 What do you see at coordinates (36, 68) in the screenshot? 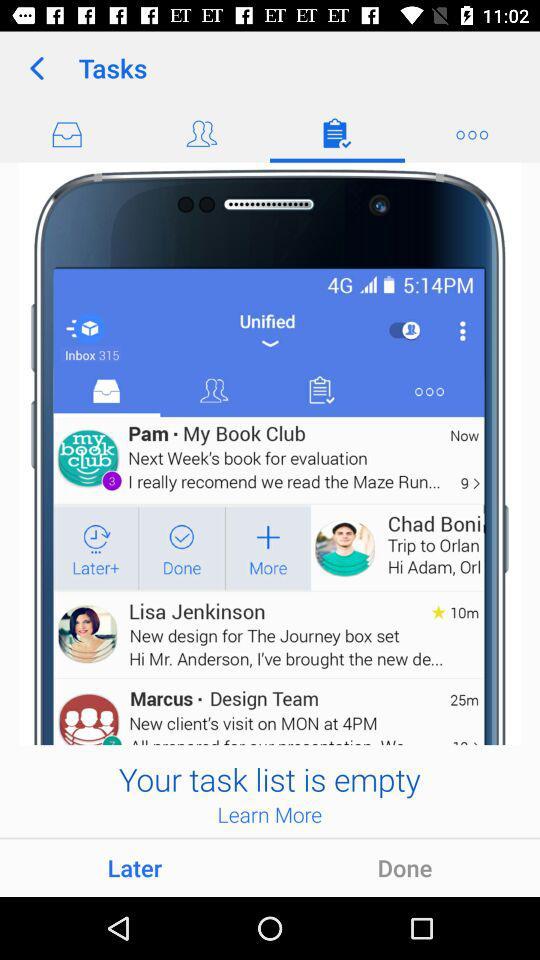
I see `icon next to the tasks app` at bounding box center [36, 68].